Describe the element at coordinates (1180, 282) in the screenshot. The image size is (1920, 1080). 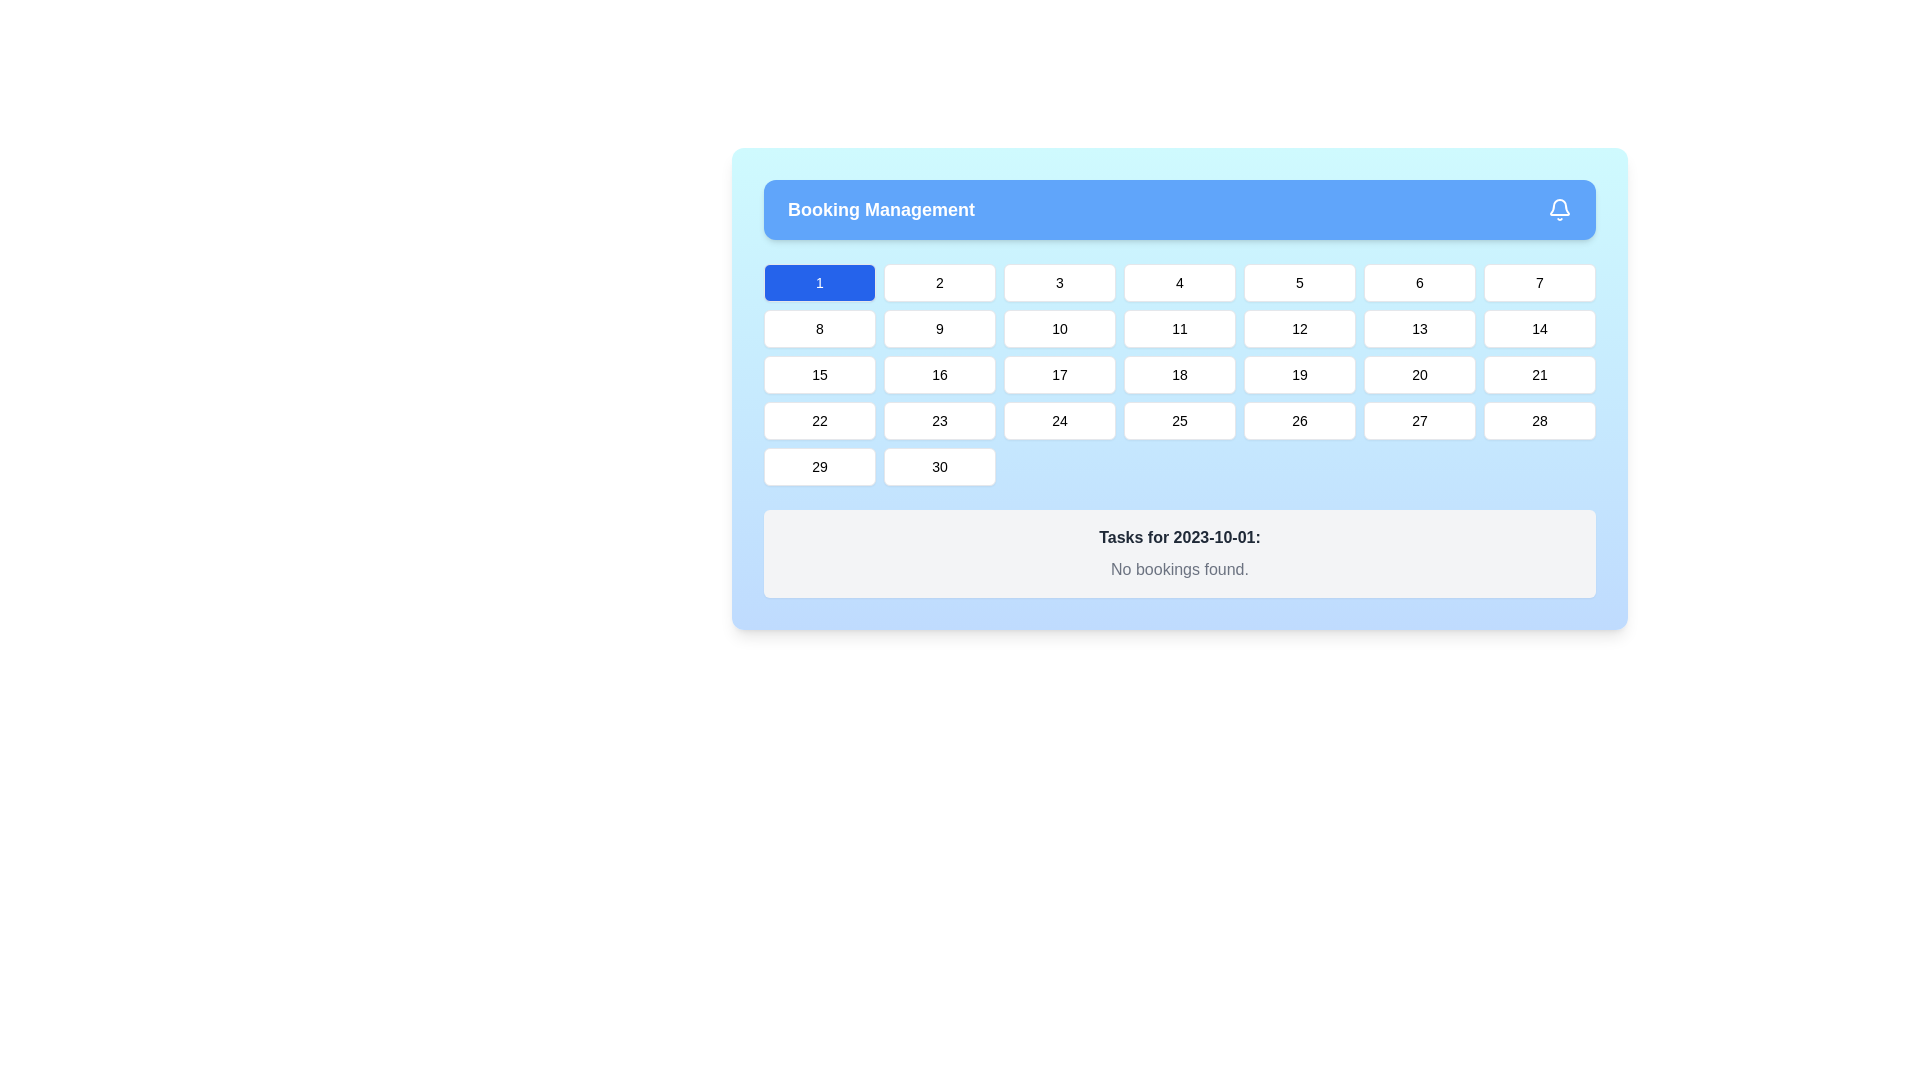
I see `the button representing the number 4, located` at that location.